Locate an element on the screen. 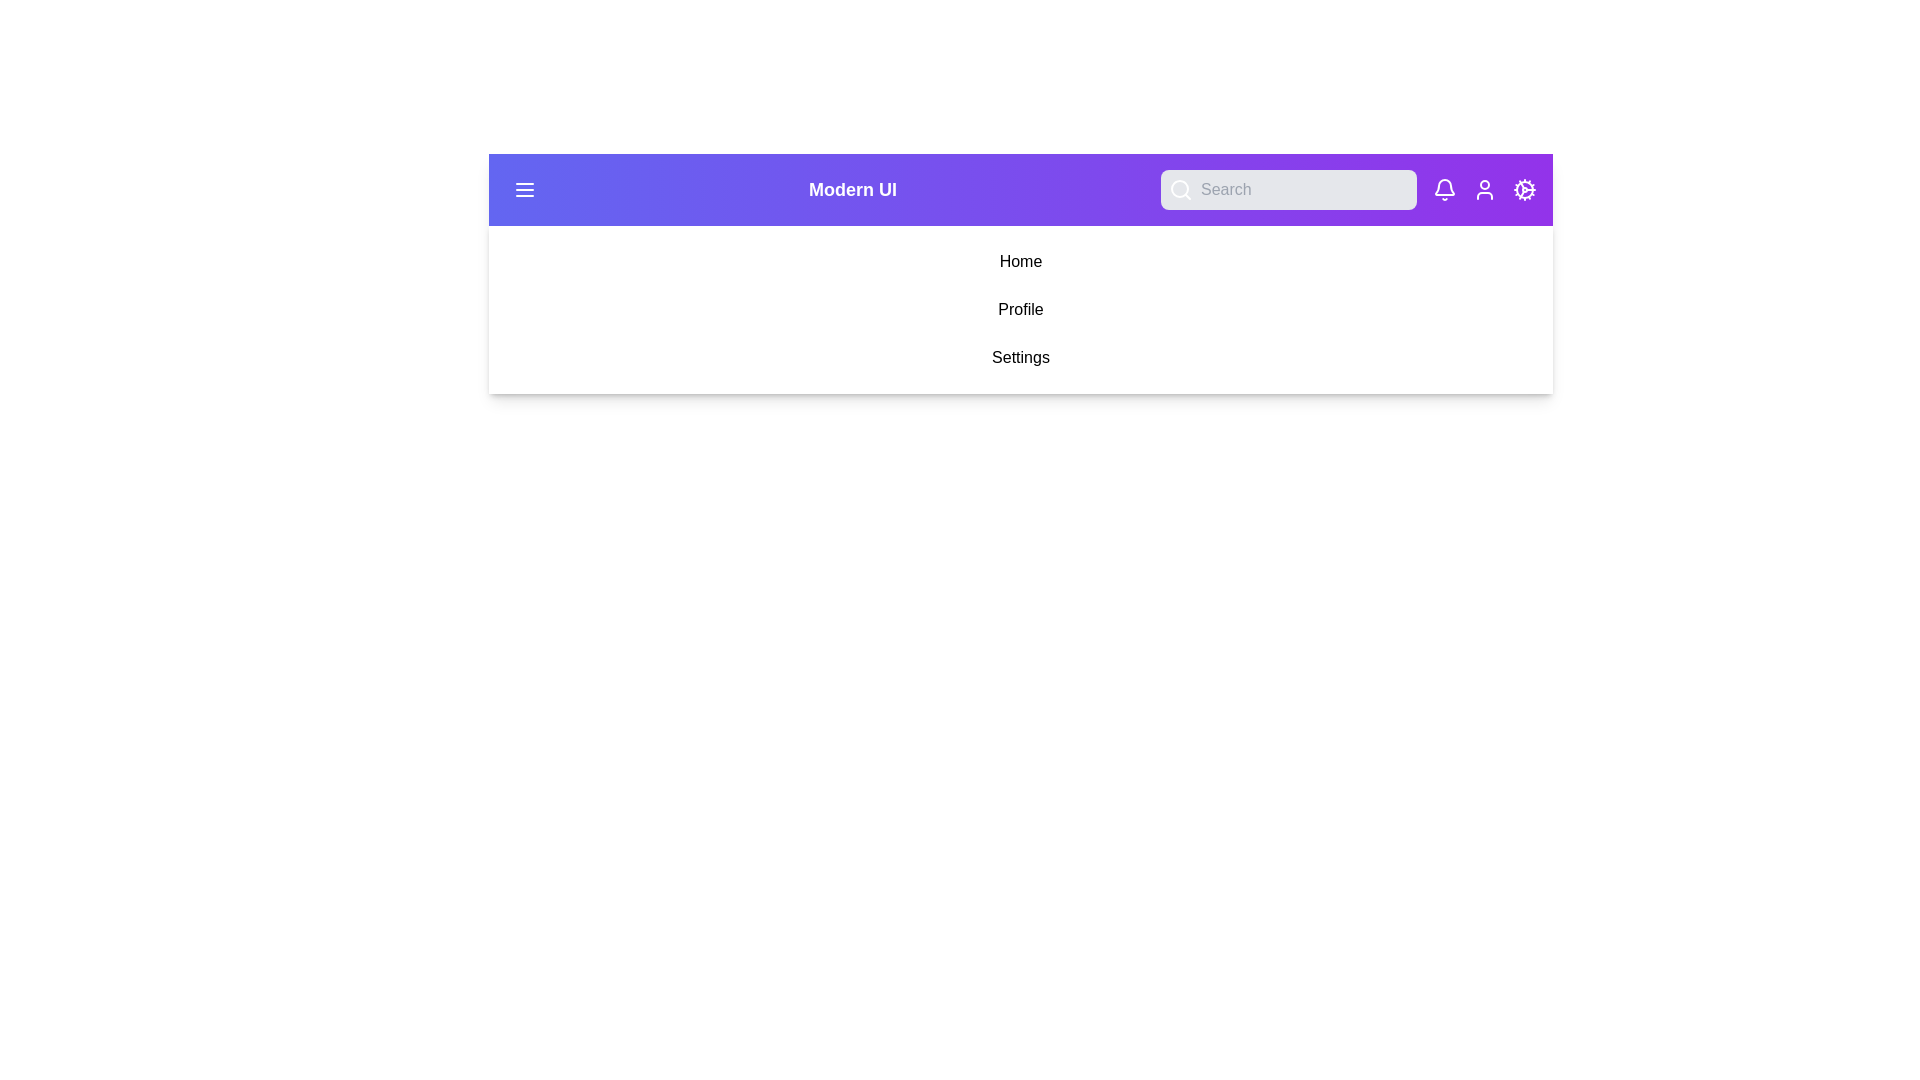 This screenshot has height=1080, width=1920. menu toggle button to toggle the menu visibility is located at coordinates (524, 189).